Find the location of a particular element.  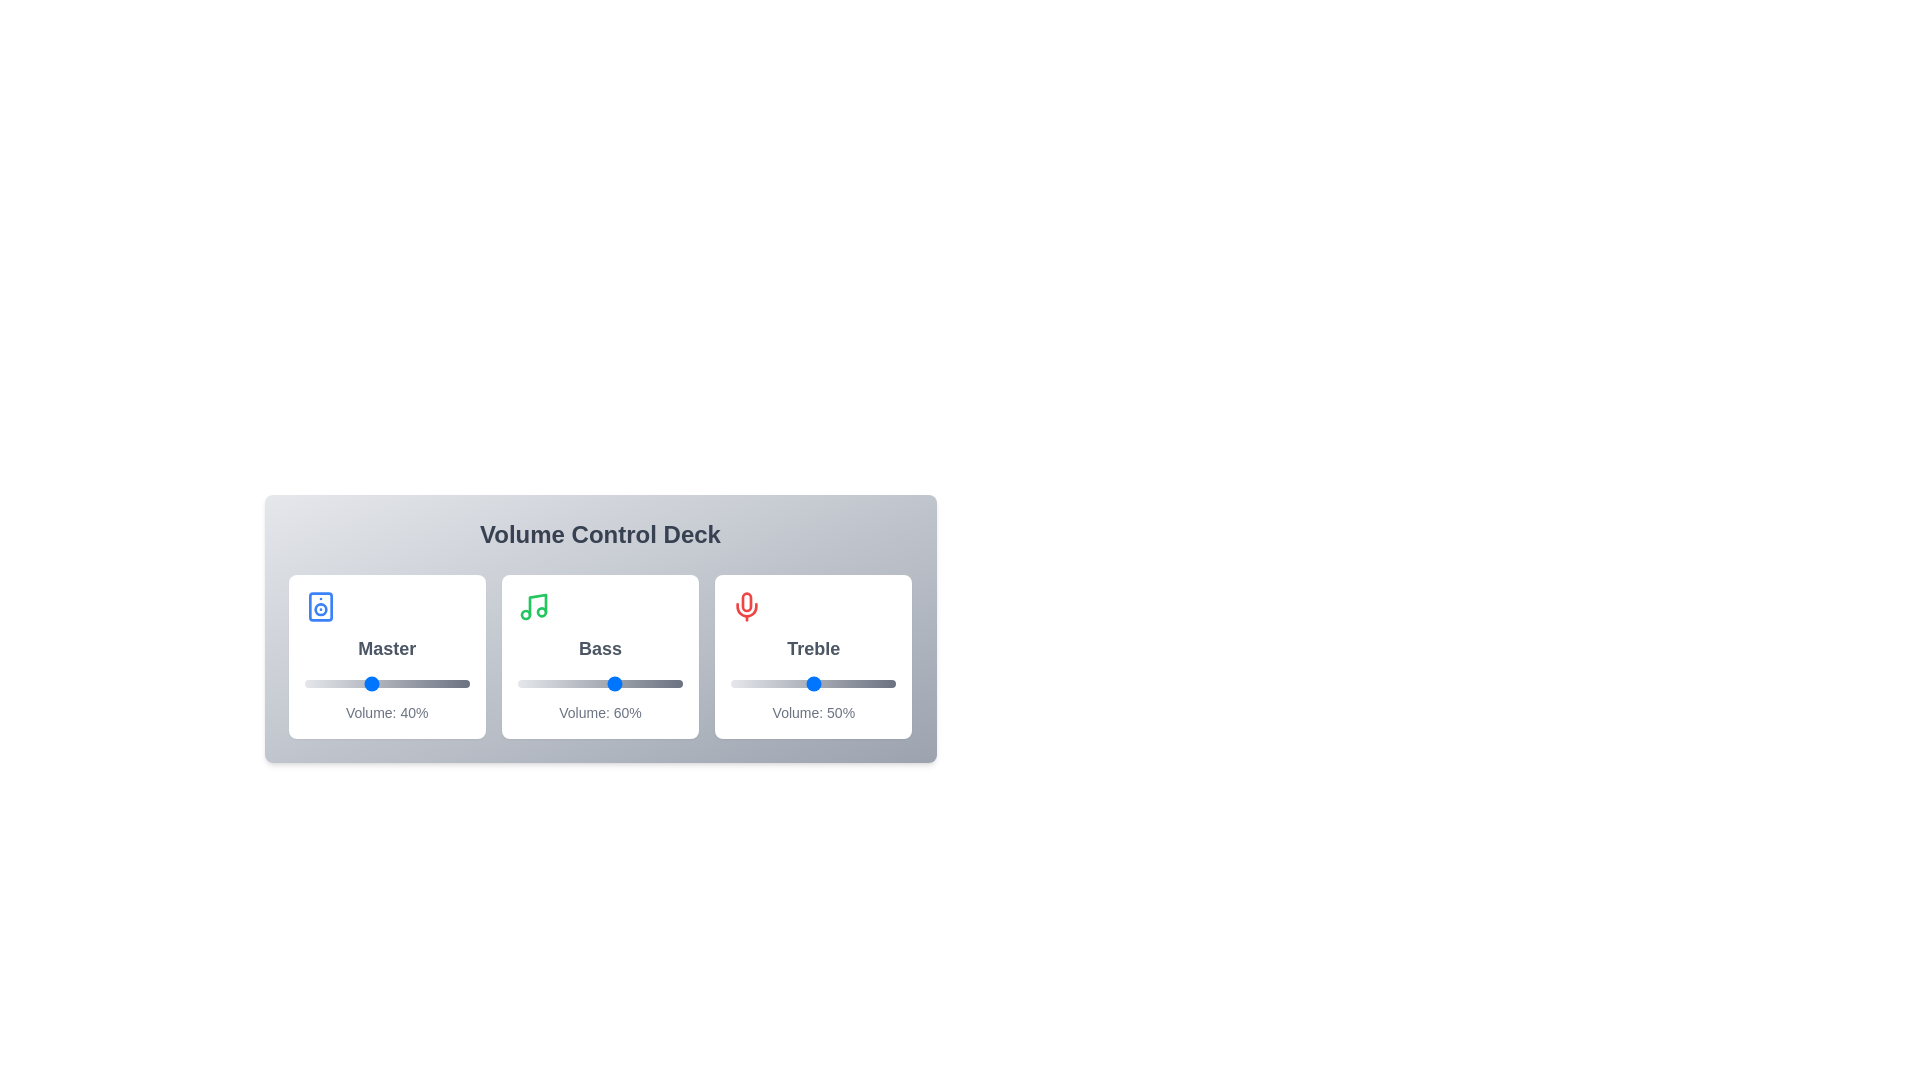

the Treble volume slider to 63% is located at coordinates (835, 682).